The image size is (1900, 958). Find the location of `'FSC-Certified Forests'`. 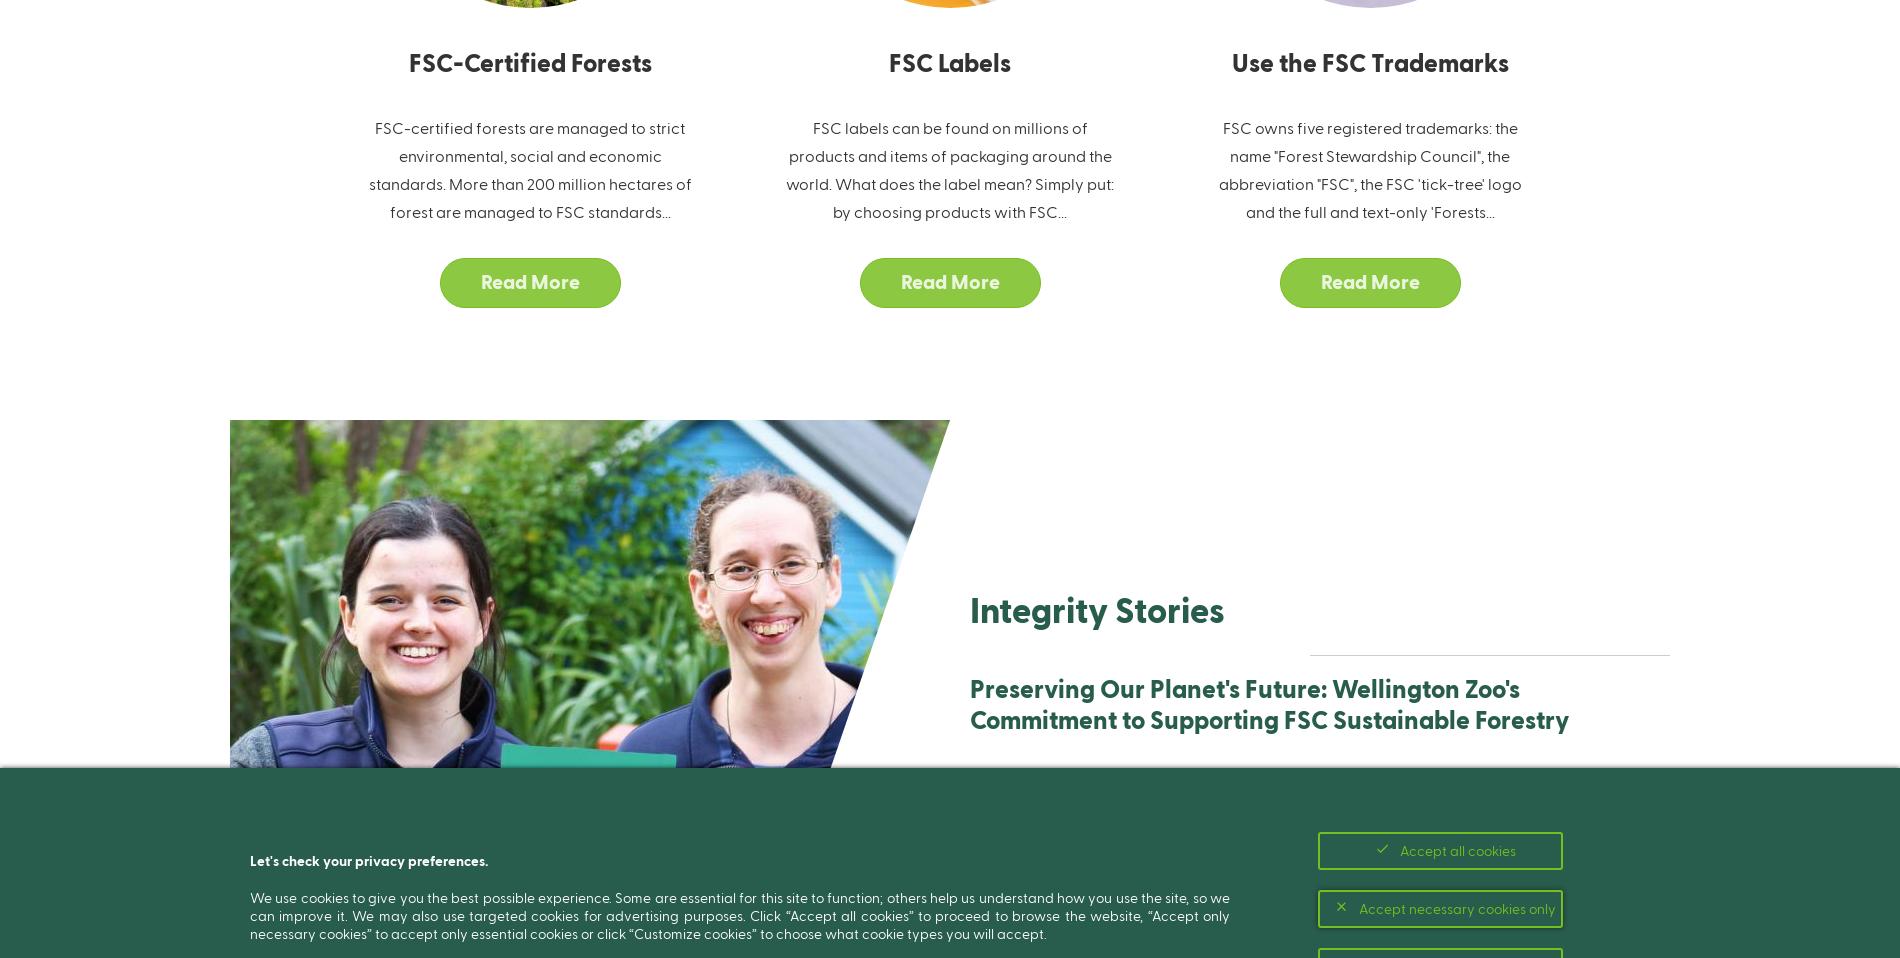

'FSC-Certified Forests' is located at coordinates (529, 62).